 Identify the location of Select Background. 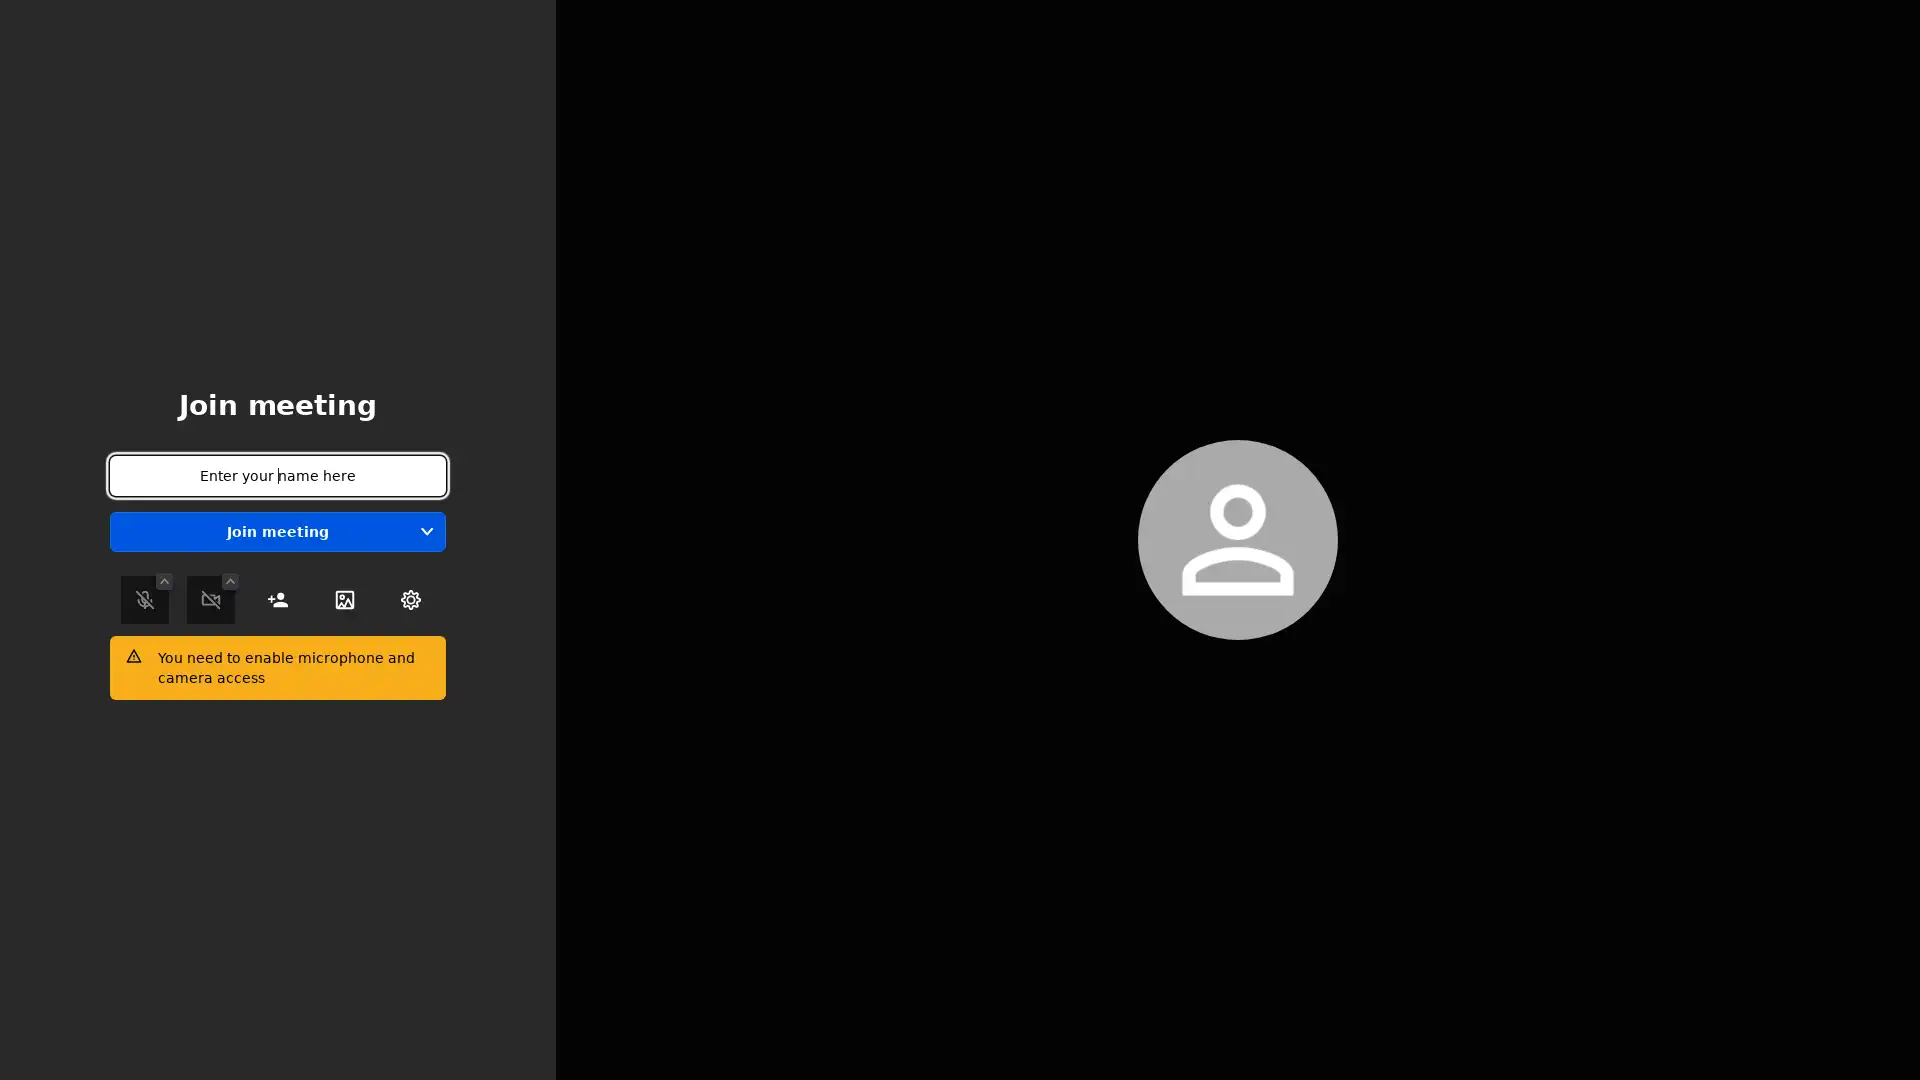
(344, 599).